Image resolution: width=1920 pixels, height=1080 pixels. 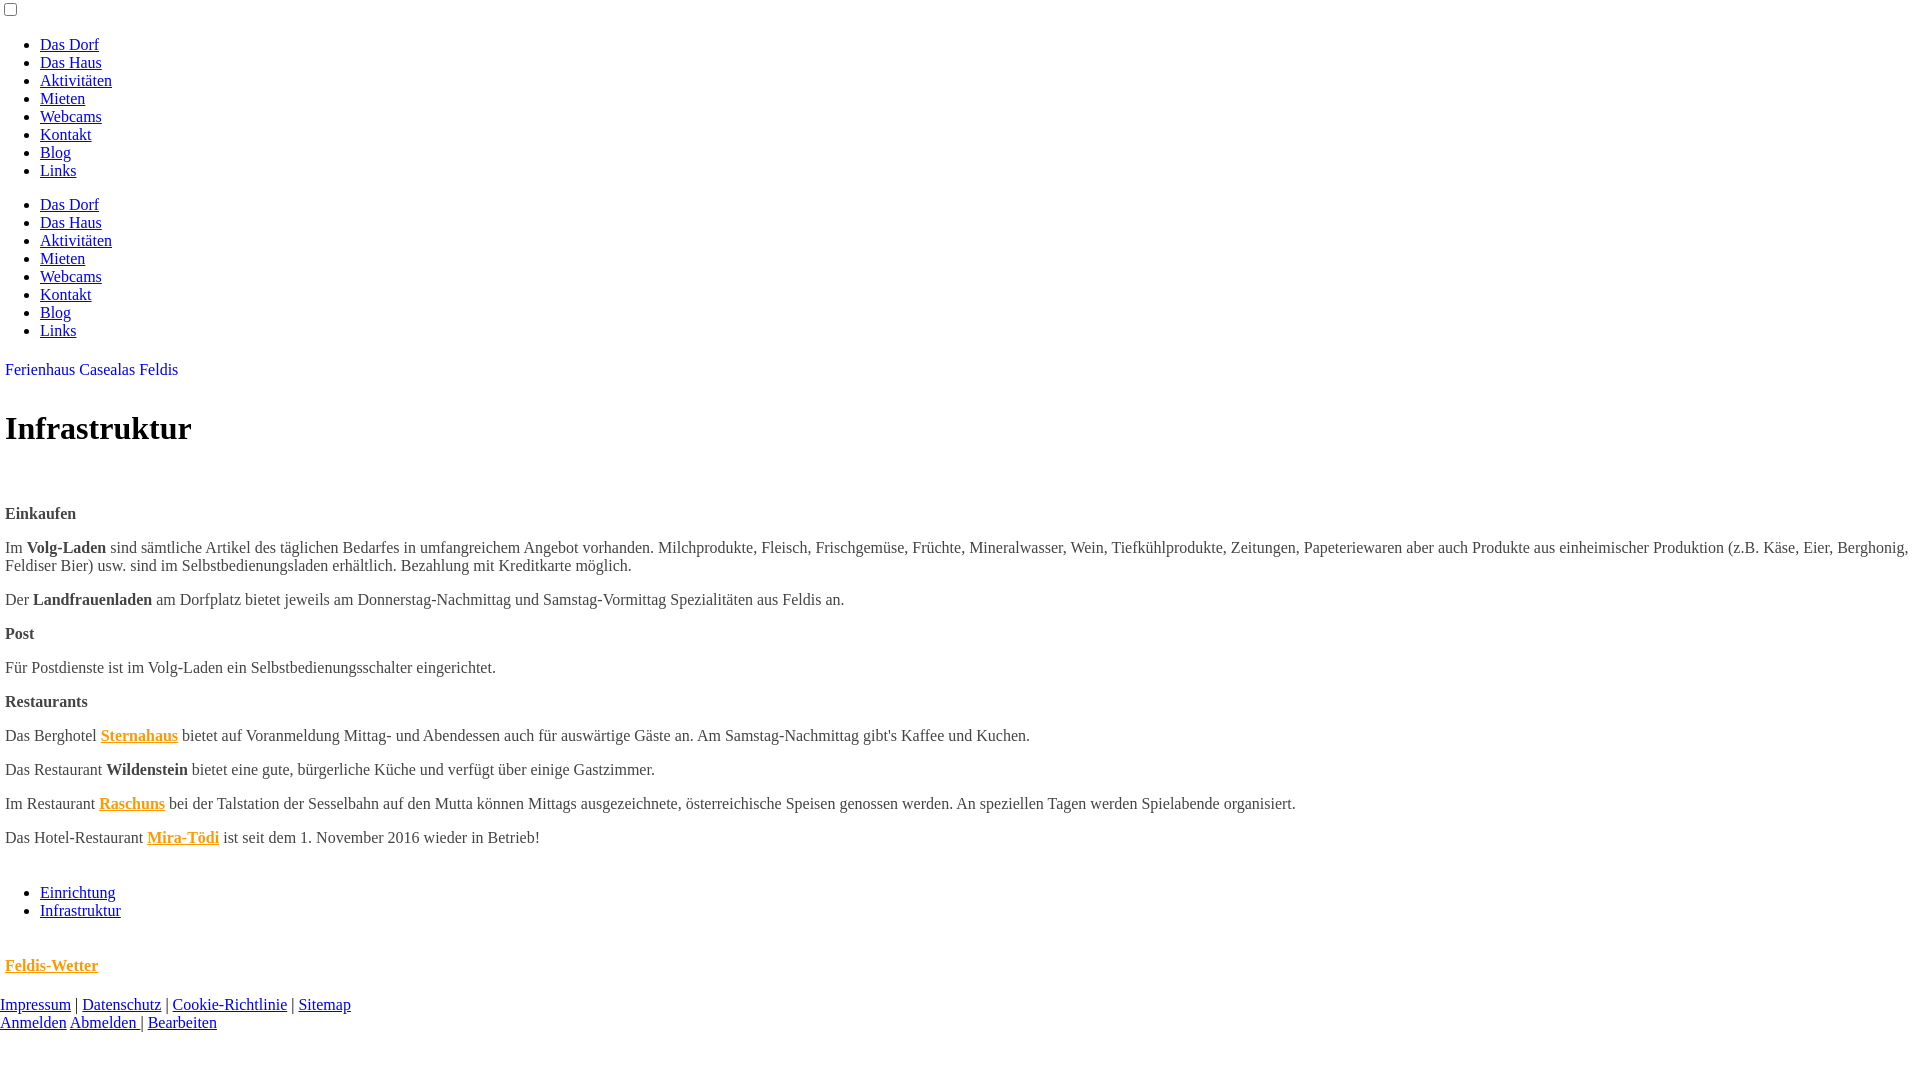 I want to click on 'Mieten', so click(x=62, y=98).